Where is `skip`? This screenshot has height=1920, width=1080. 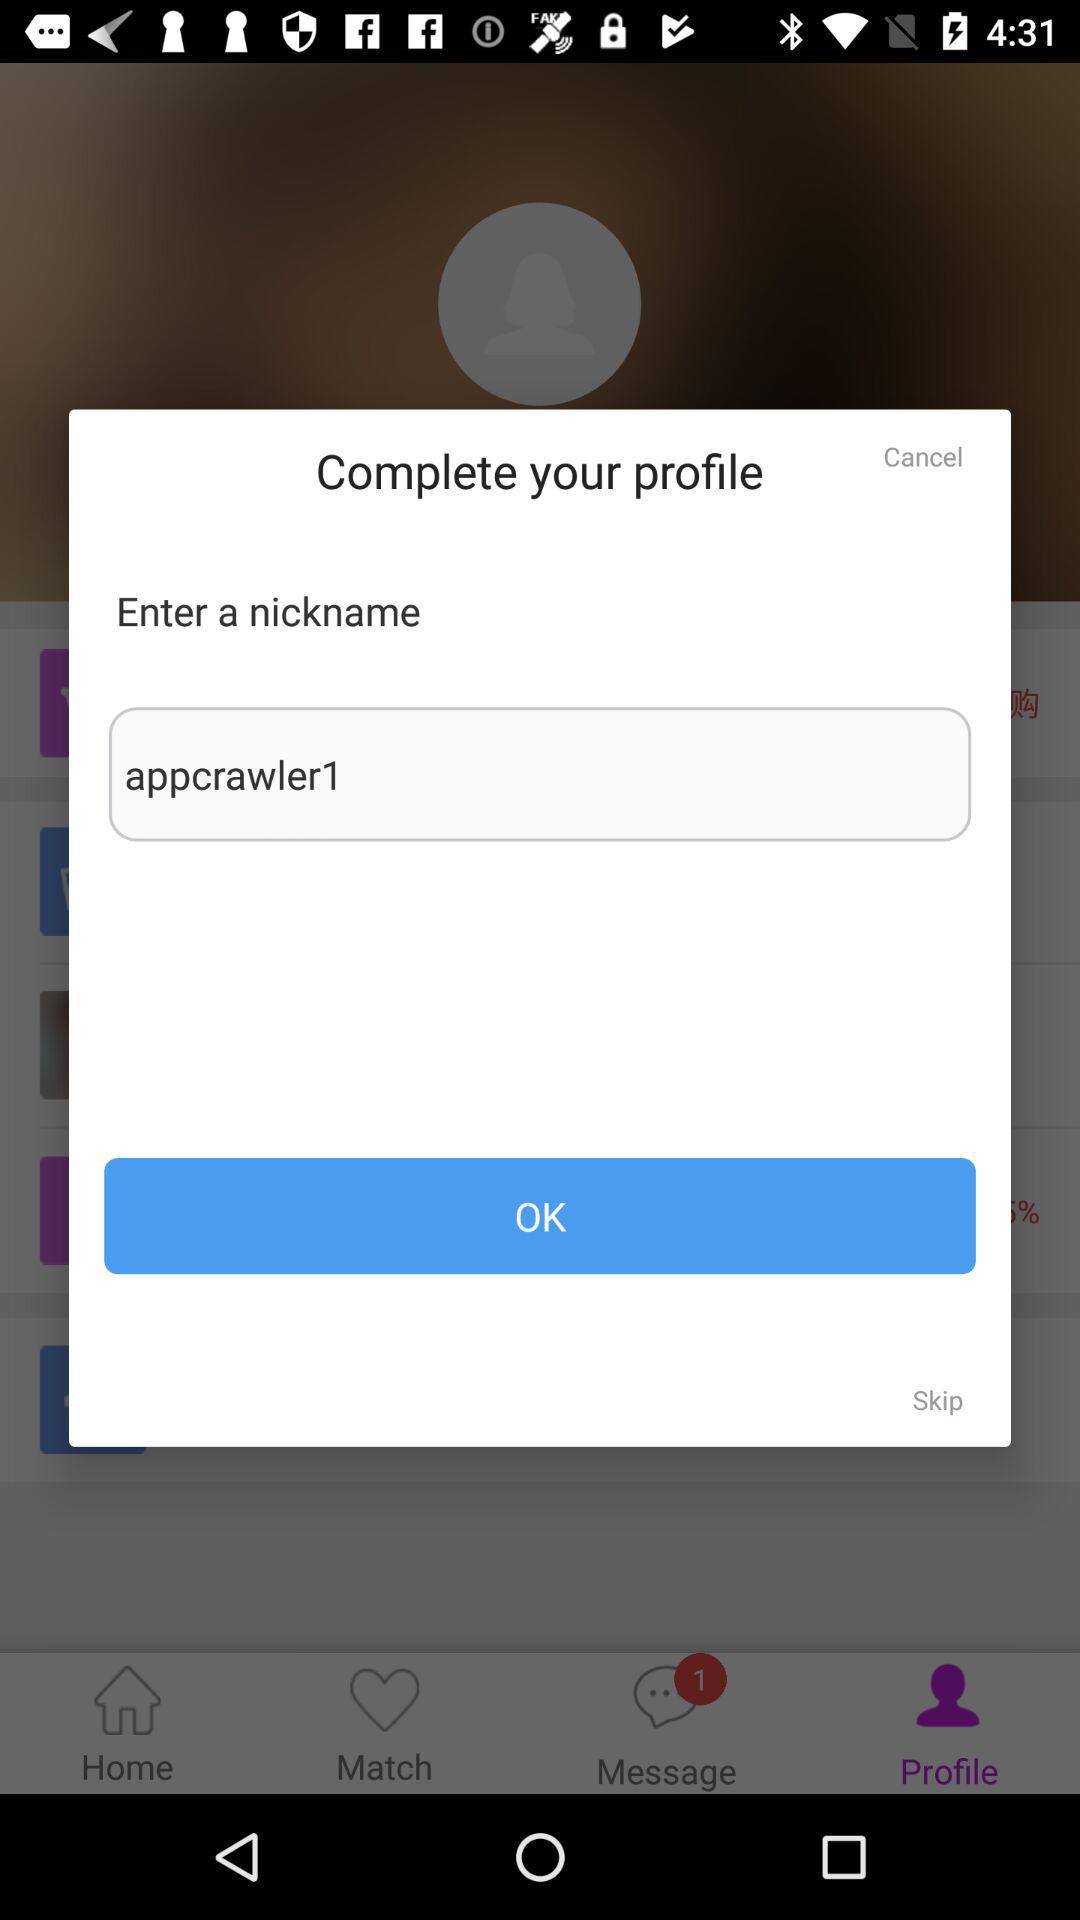
skip is located at coordinates (938, 1398).